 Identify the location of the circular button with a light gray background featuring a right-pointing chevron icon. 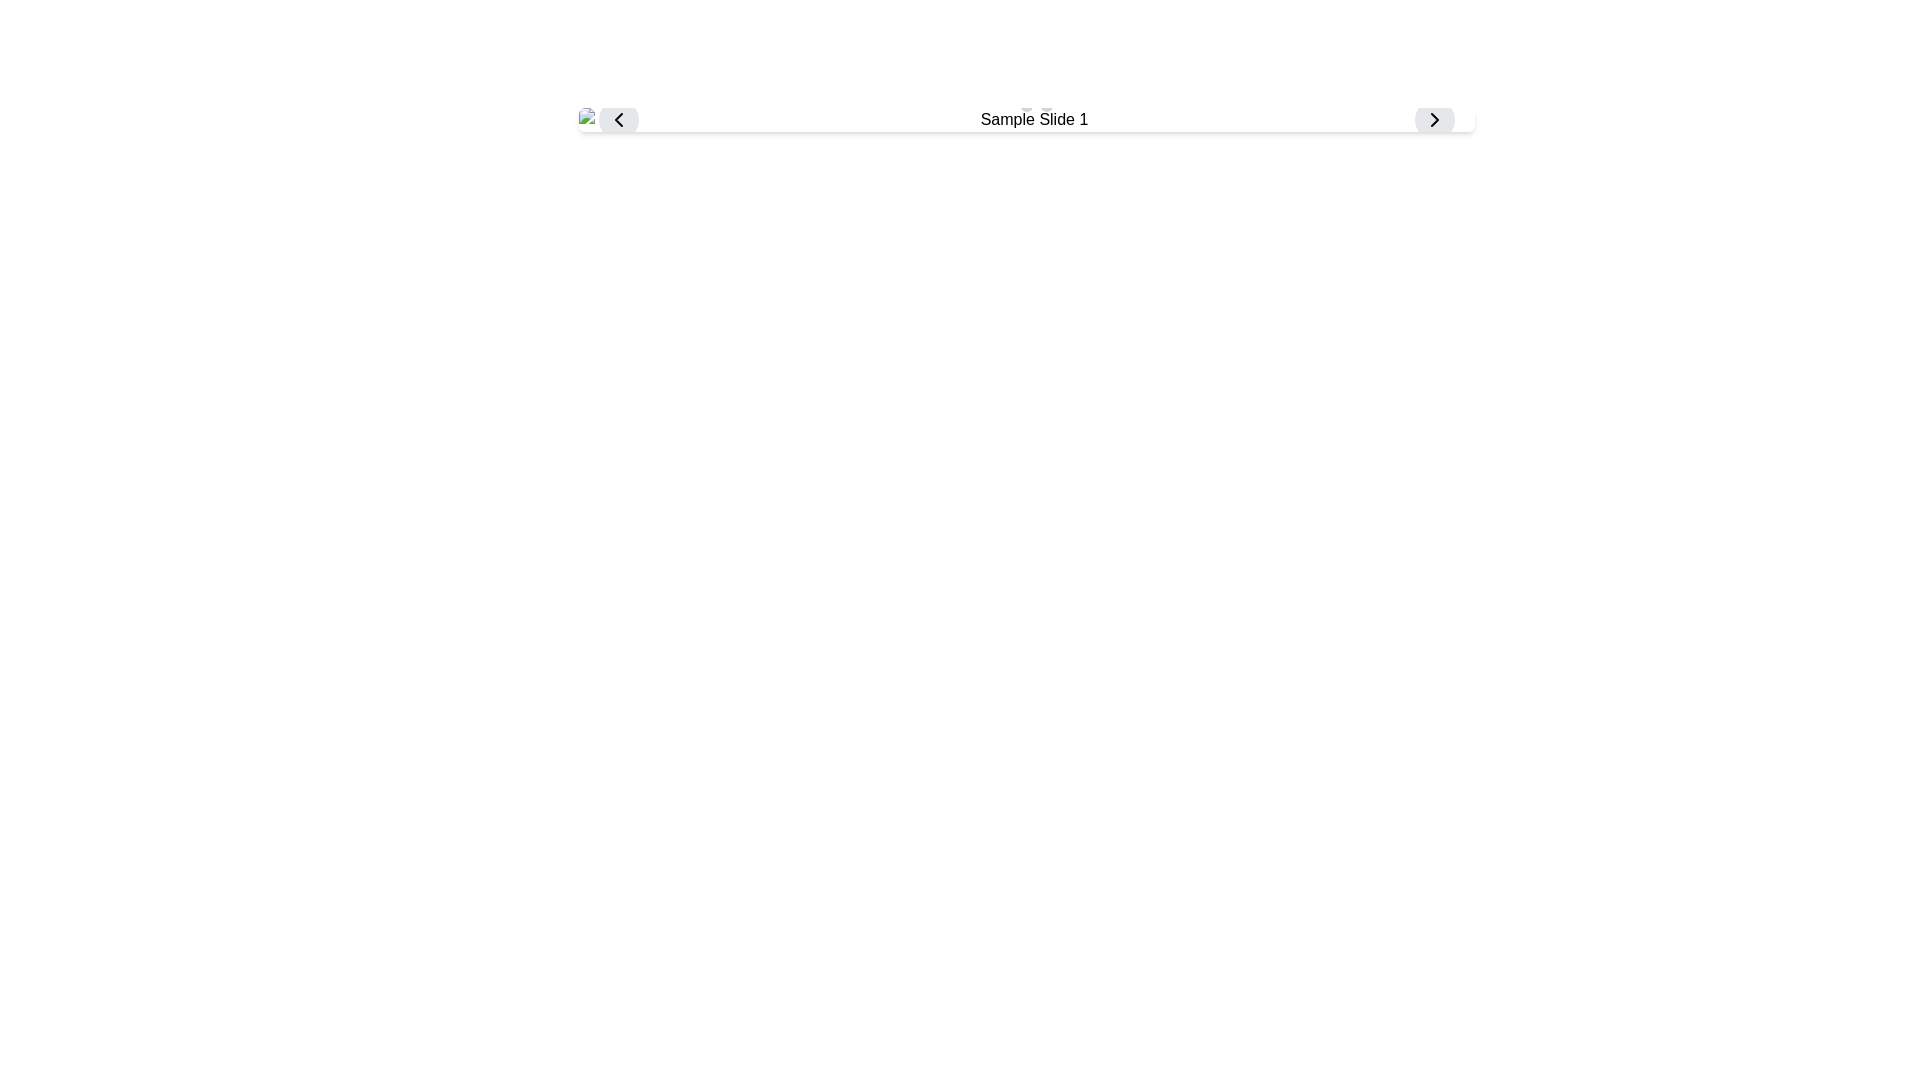
(1433, 119).